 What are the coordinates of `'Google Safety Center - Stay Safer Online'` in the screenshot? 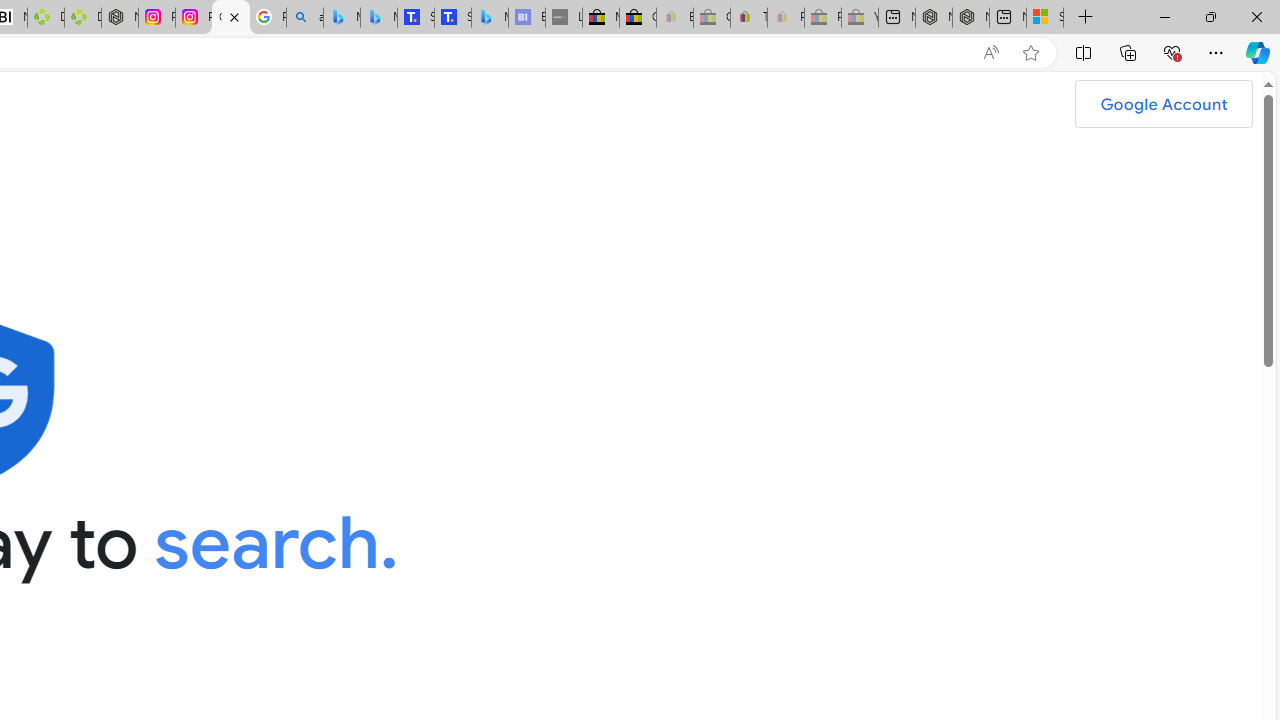 It's located at (231, 17).